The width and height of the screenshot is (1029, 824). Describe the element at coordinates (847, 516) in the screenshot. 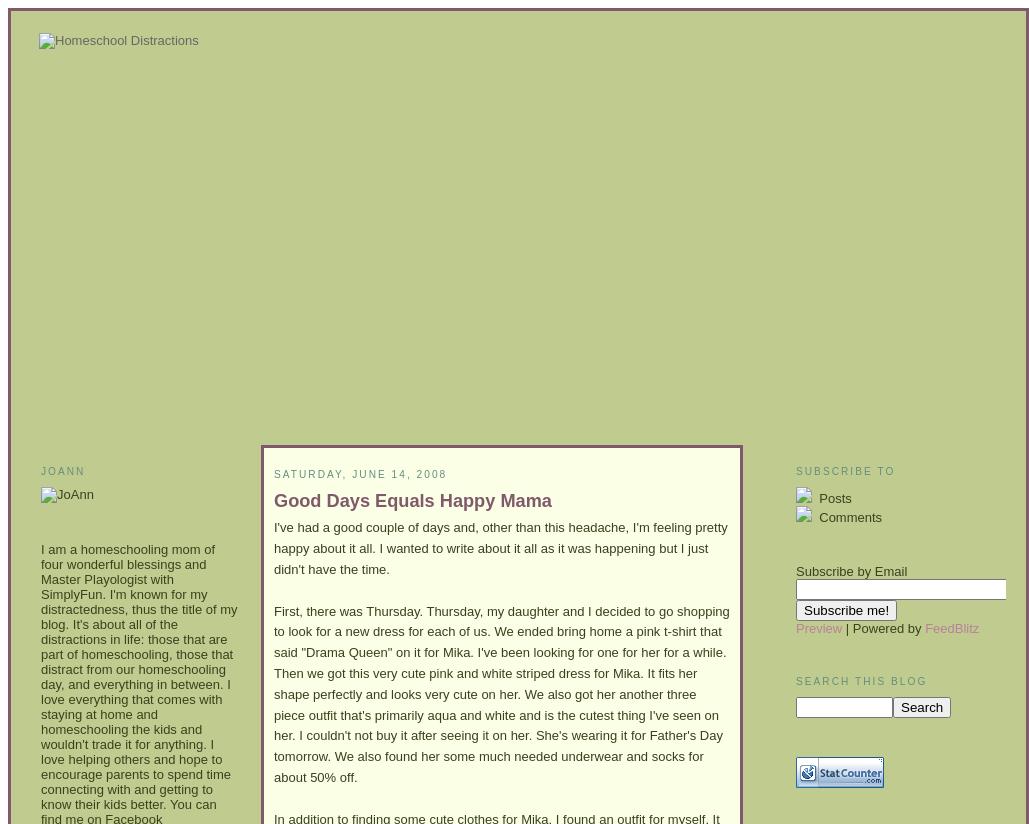

I see `'Comments'` at that location.